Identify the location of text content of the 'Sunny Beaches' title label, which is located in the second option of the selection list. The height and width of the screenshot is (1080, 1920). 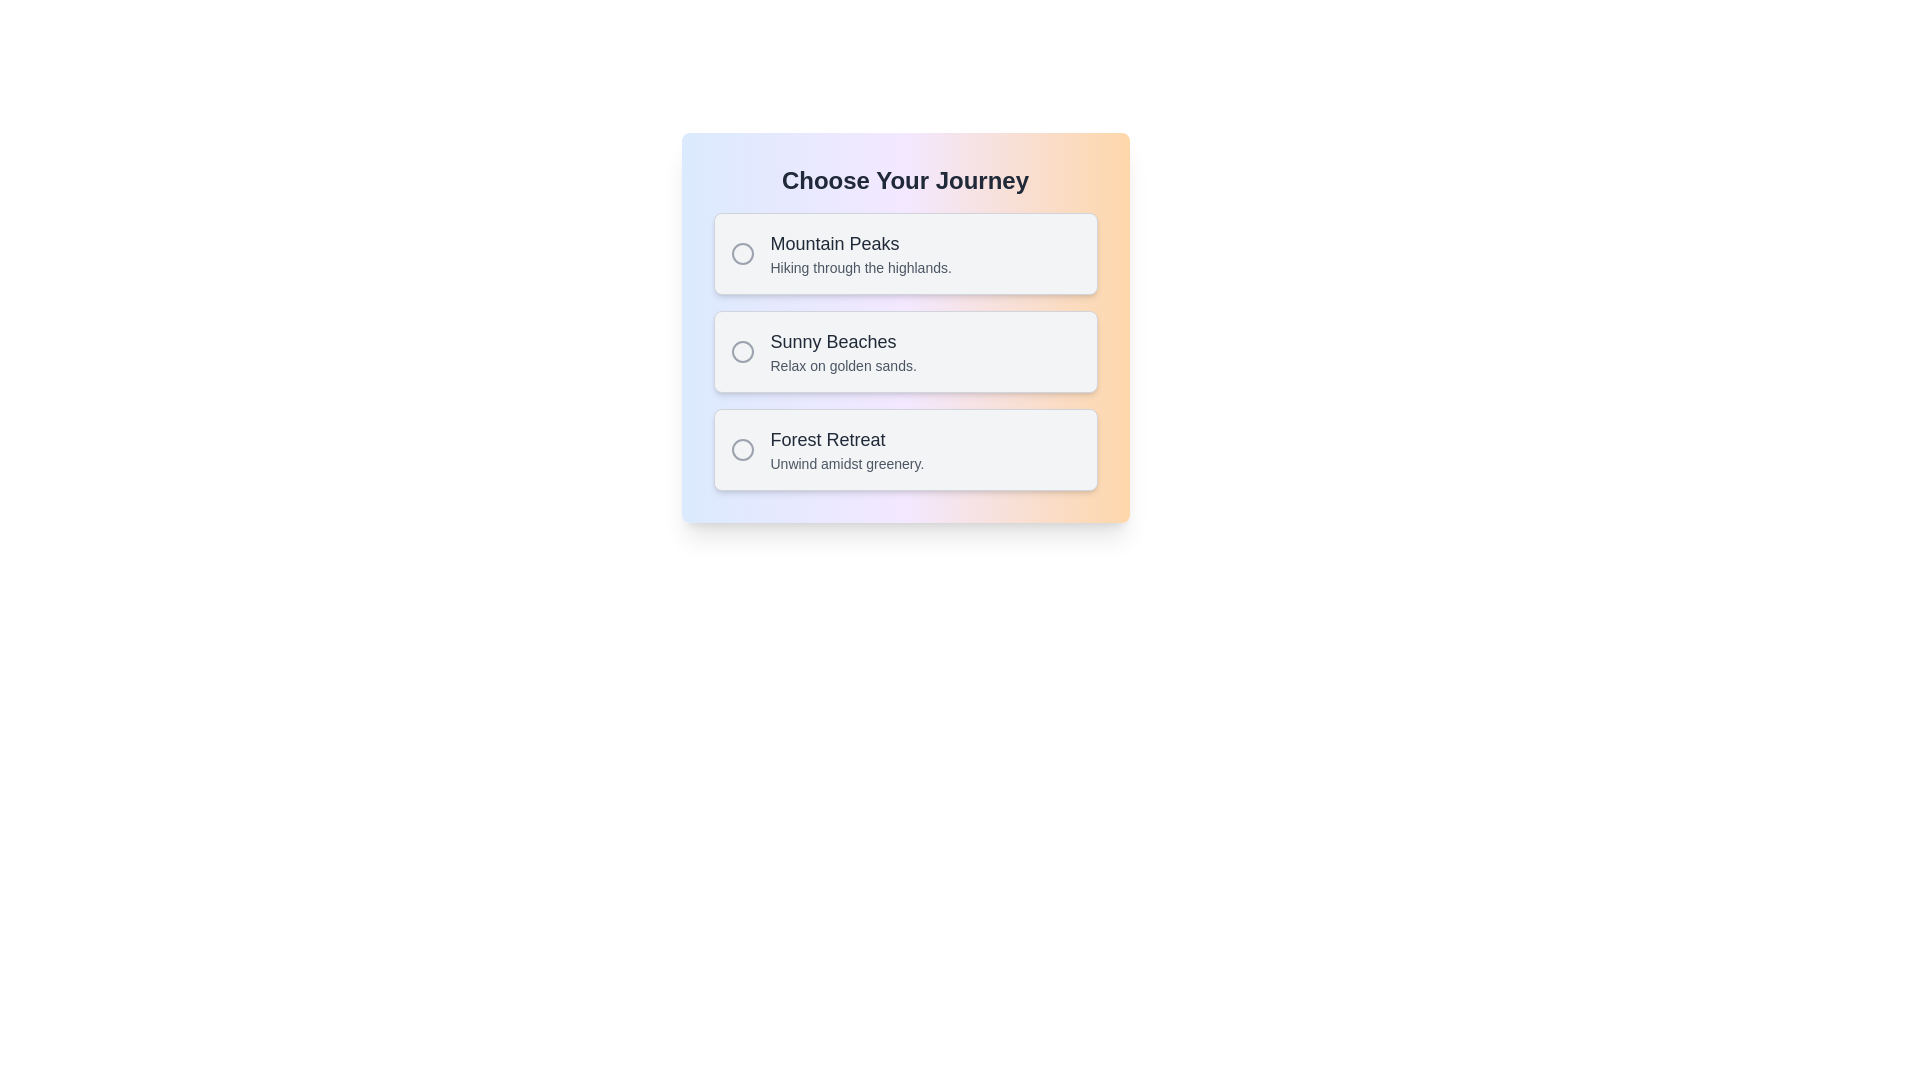
(843, 341).